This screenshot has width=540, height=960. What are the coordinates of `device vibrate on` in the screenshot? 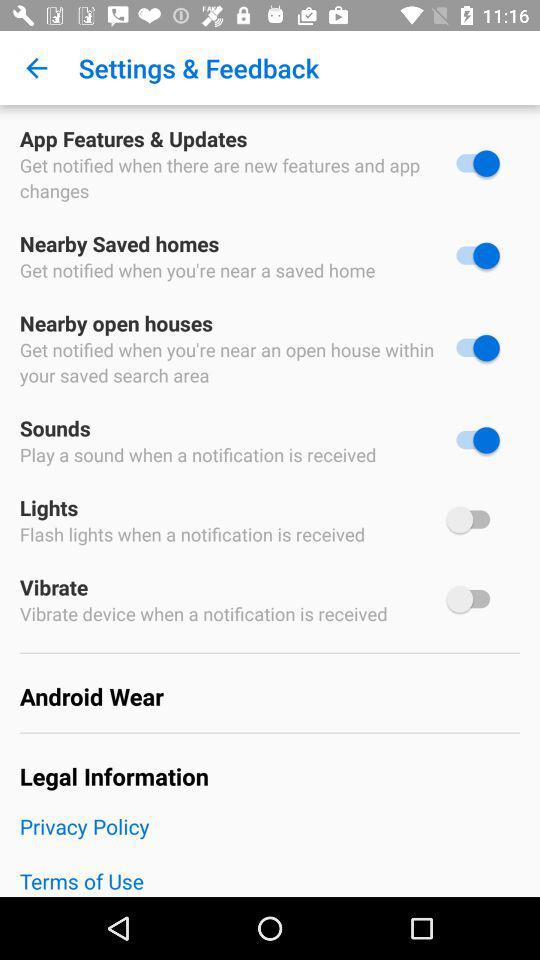 It's located at (472, 599).